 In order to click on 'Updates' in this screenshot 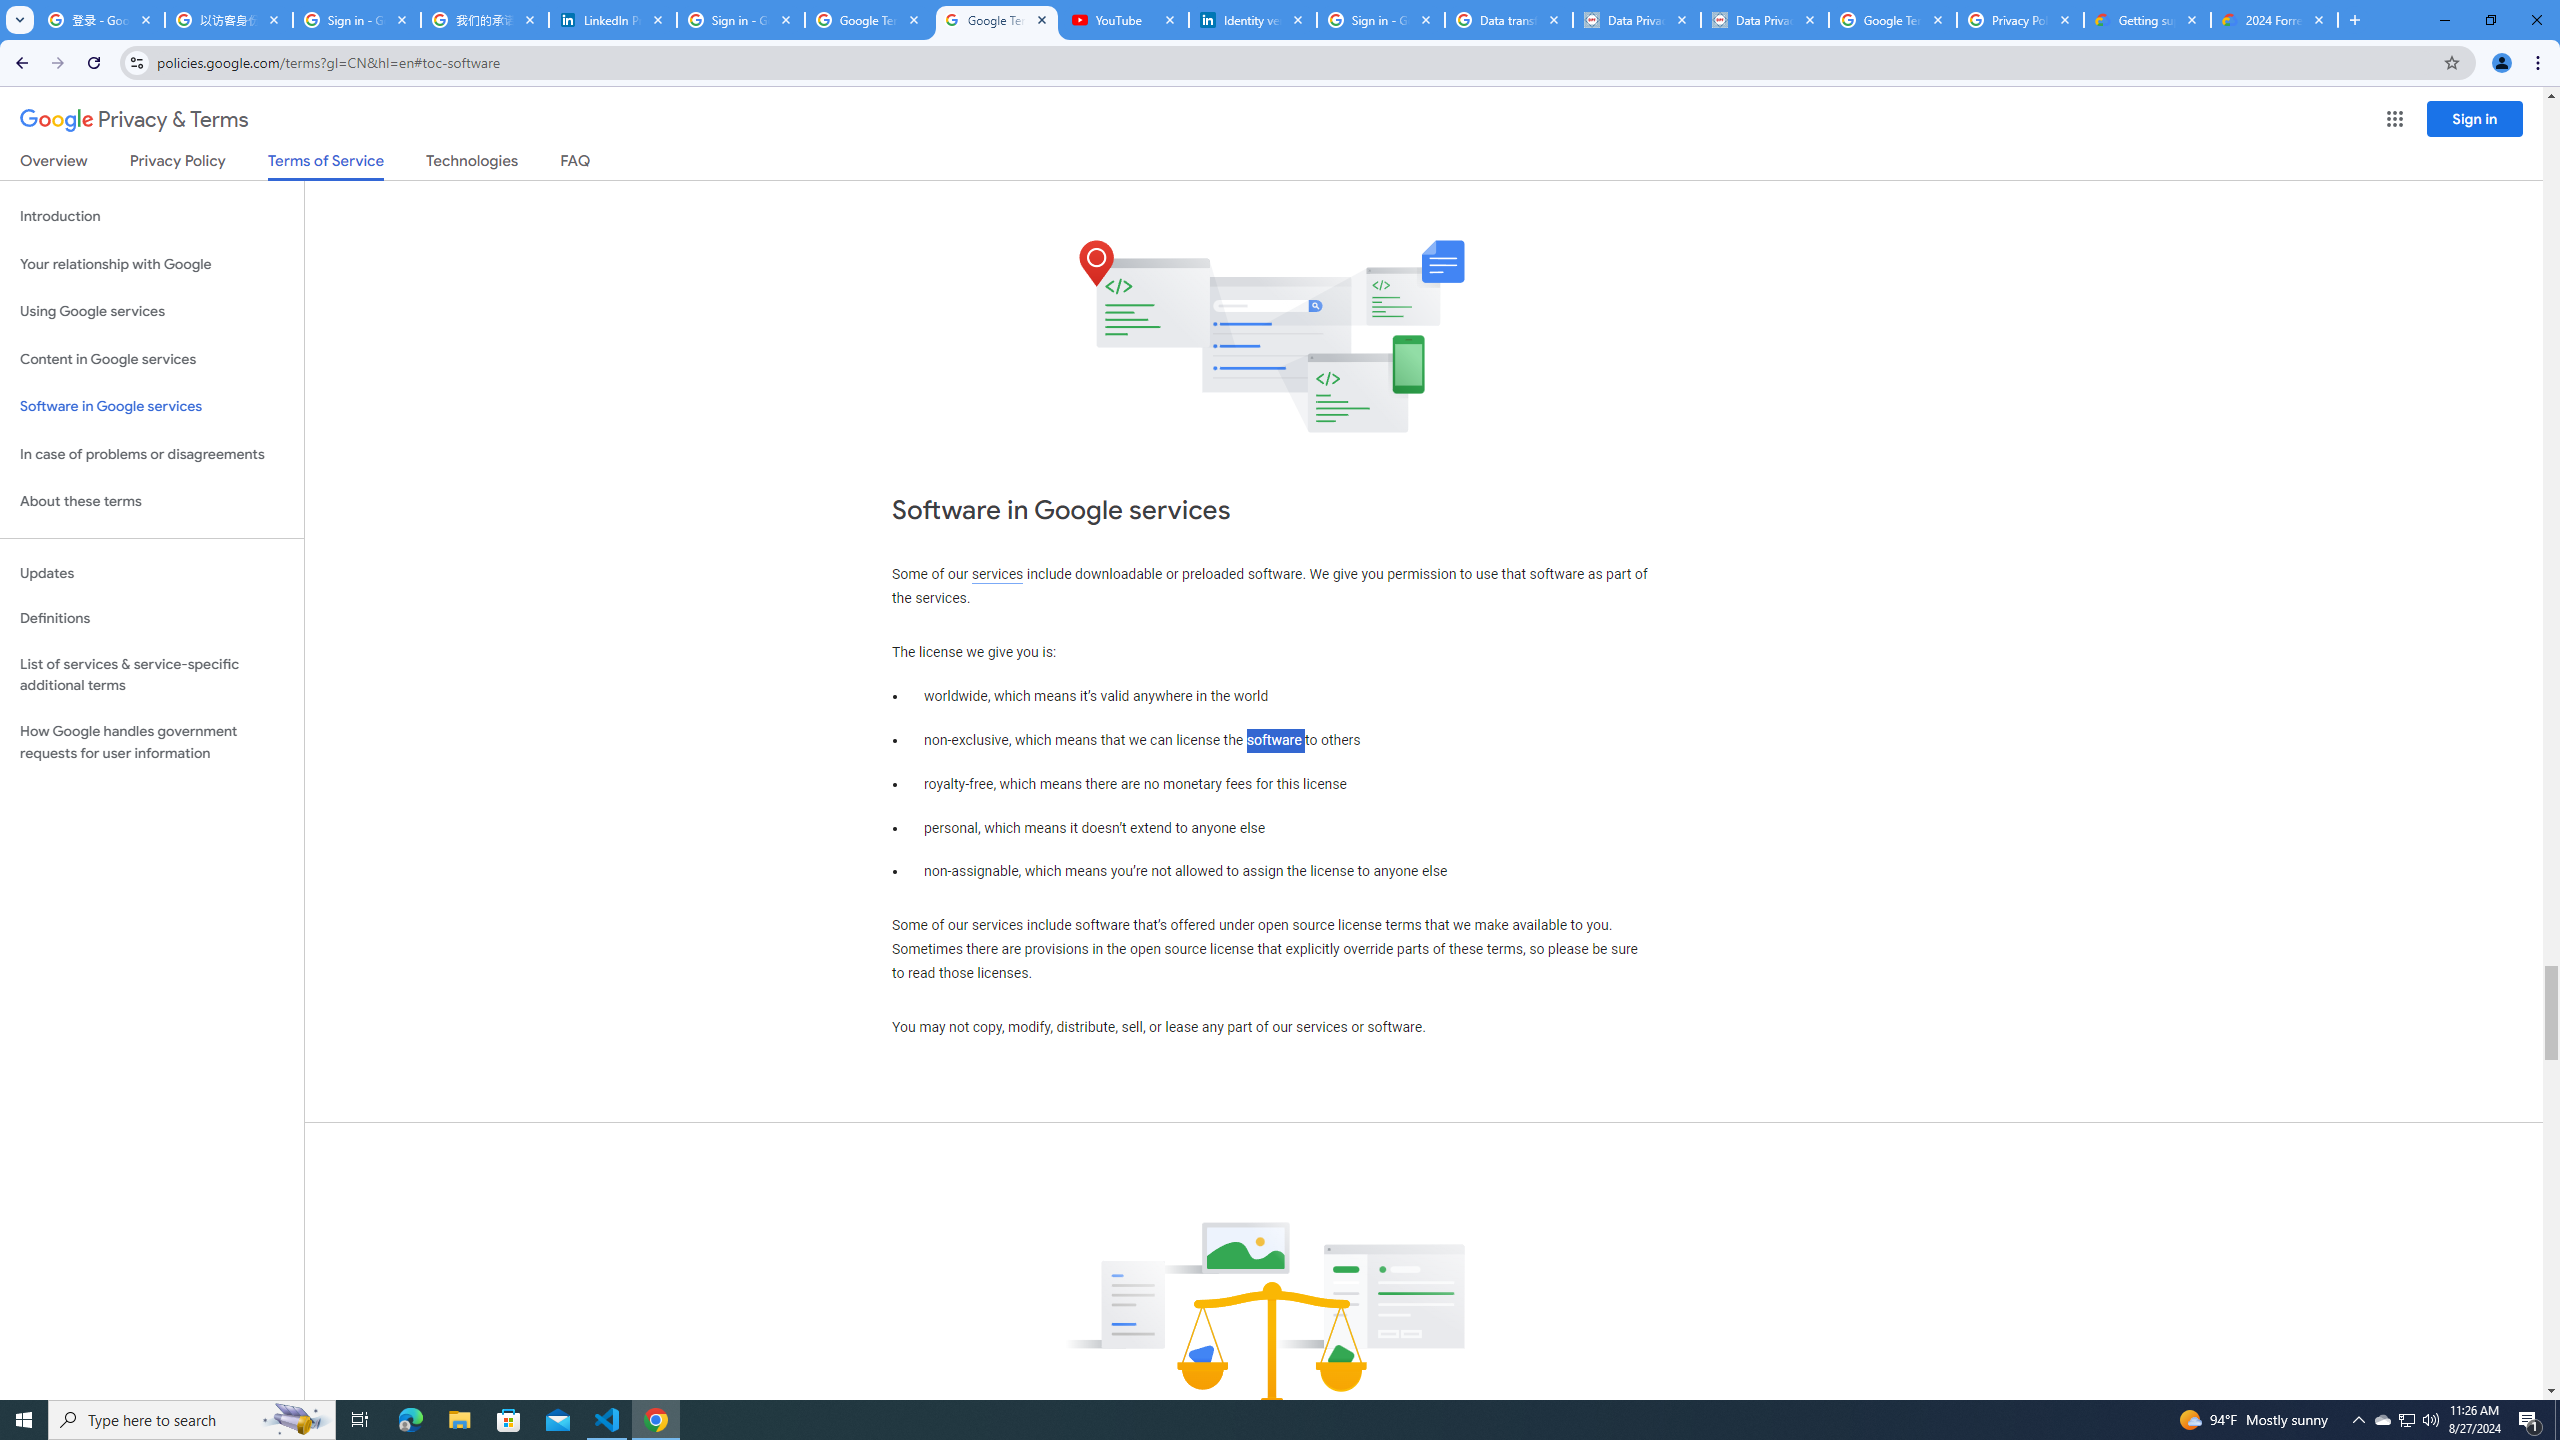, I will do `click(151, 572)`.